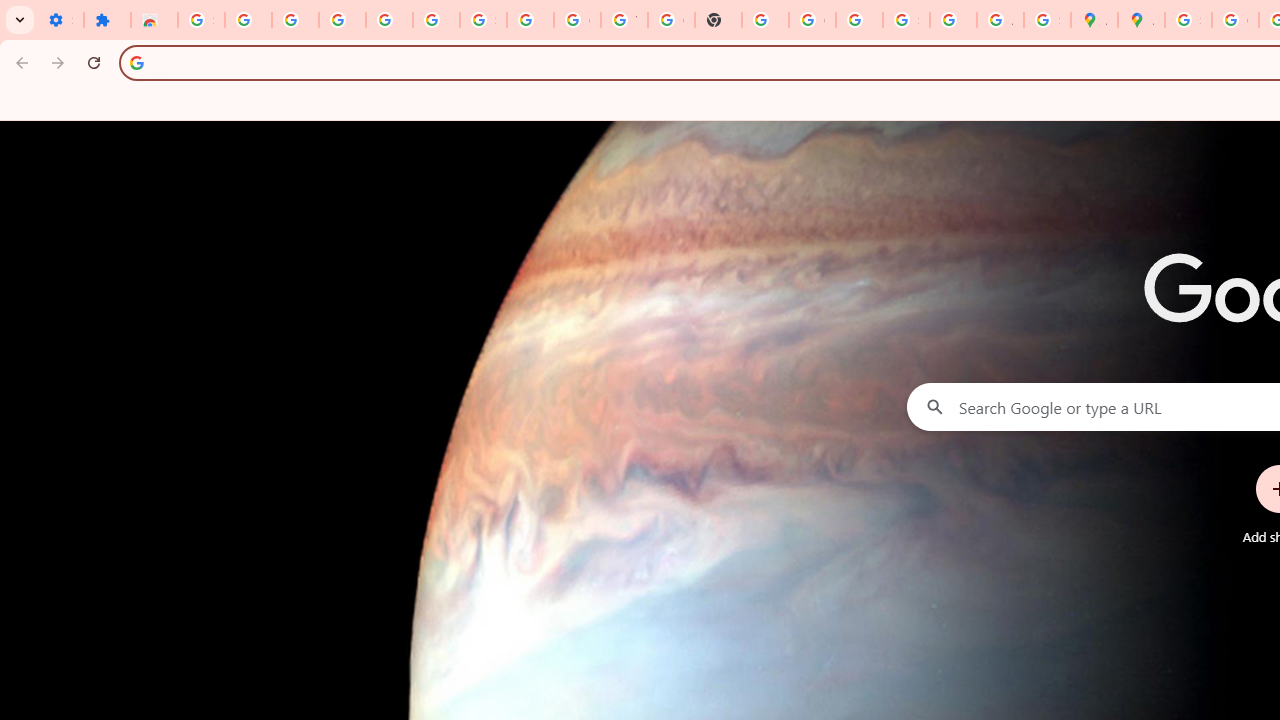  Describe the element at coordinates (106, 20) in the screenshot. I see `'Extensions'` at that location.